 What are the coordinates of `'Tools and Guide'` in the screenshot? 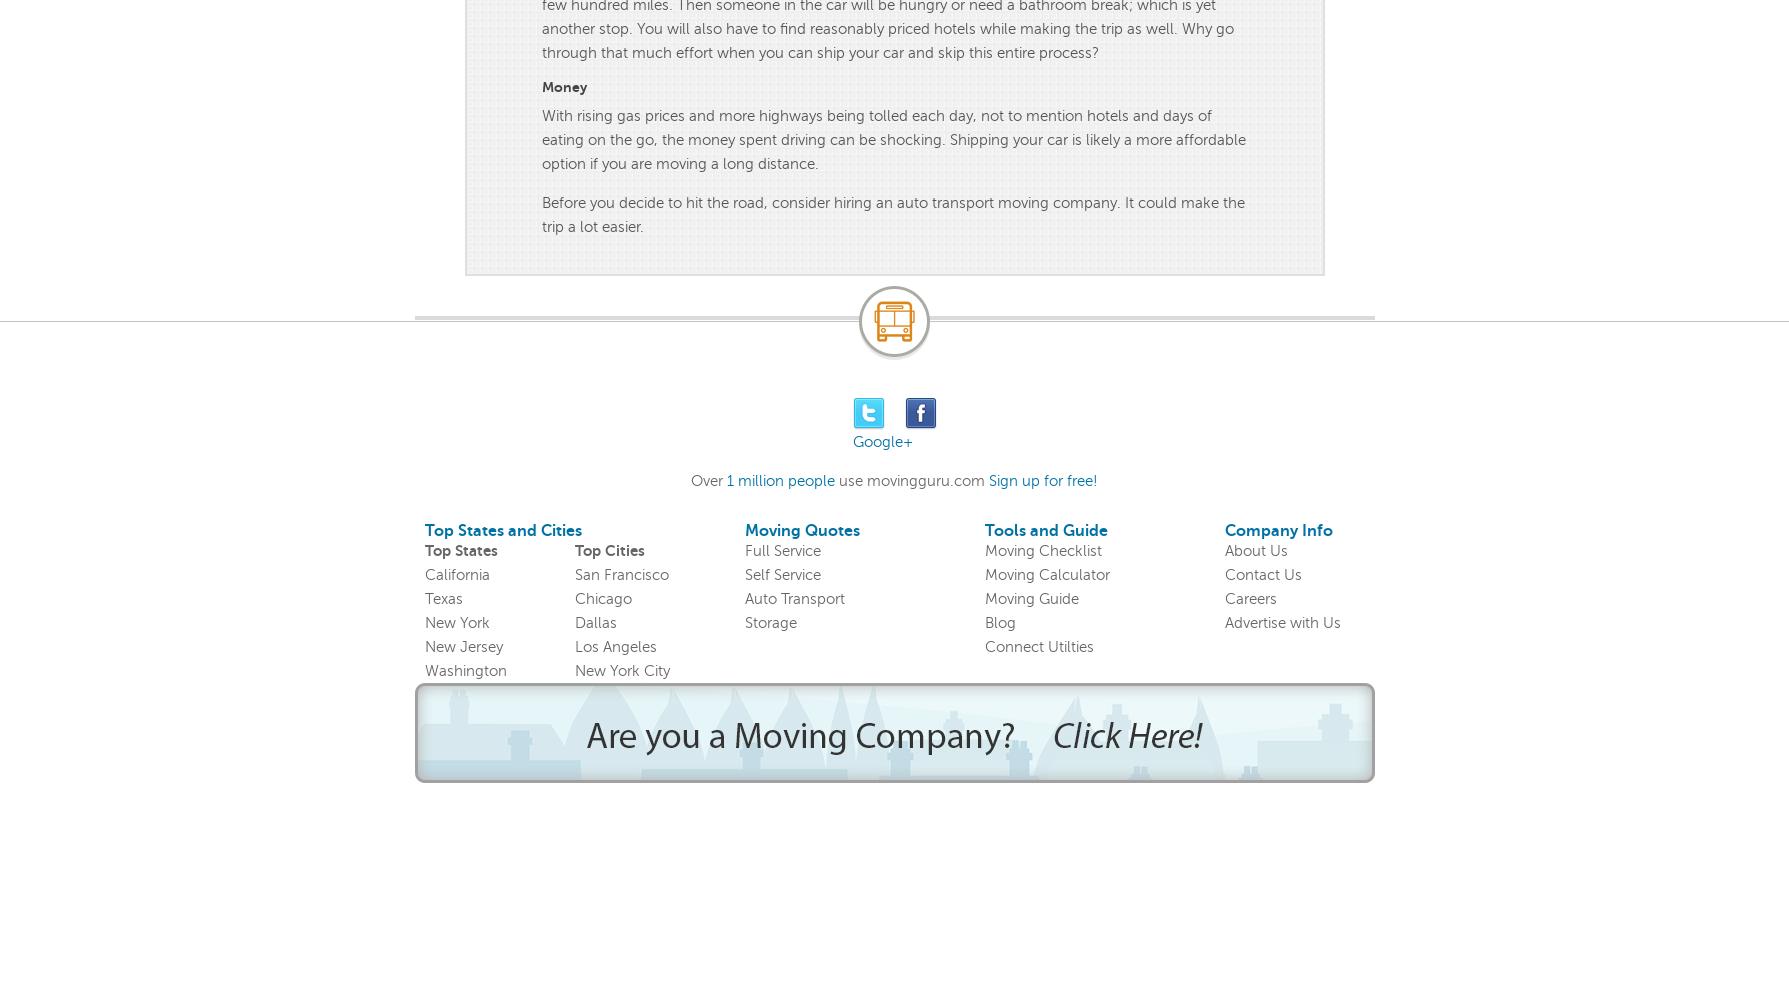 It's located at (982, 531).